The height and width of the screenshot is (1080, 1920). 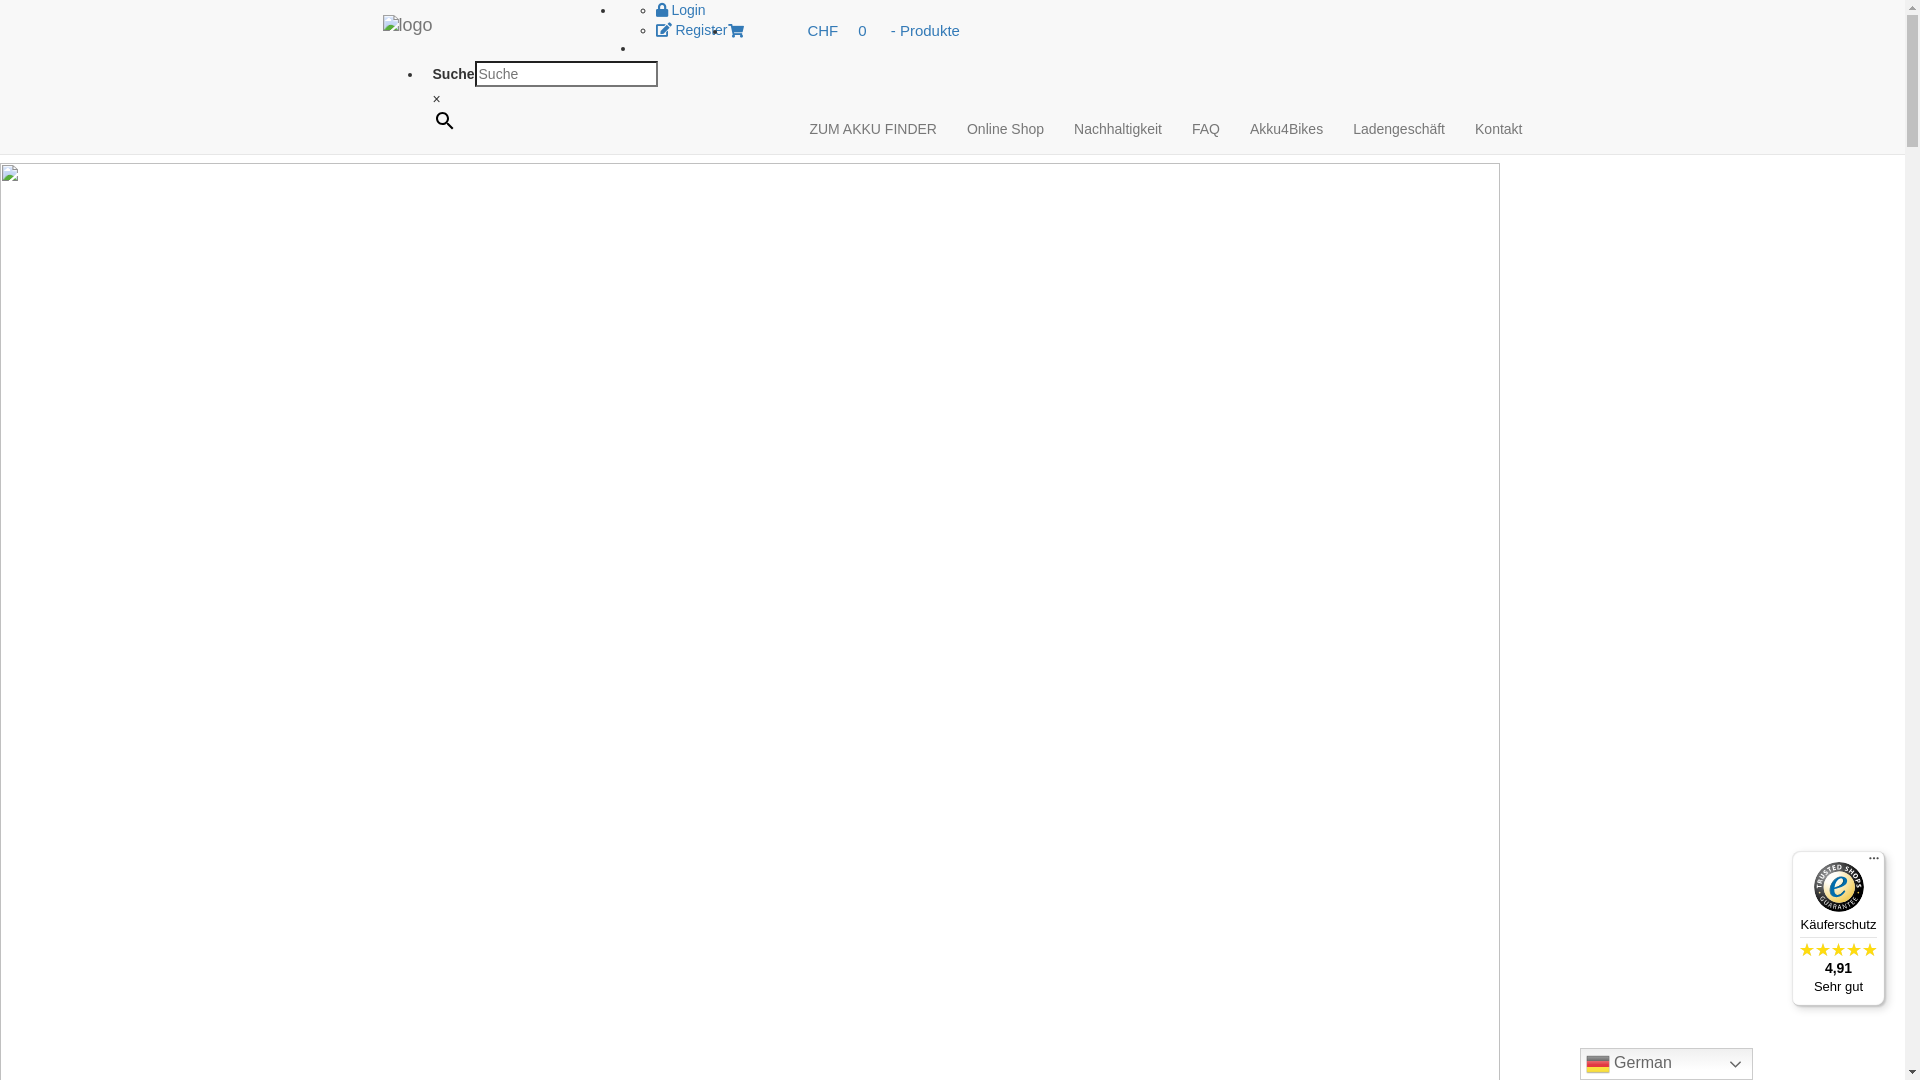 I want to click on 'Register', so click(x=691, y=30).